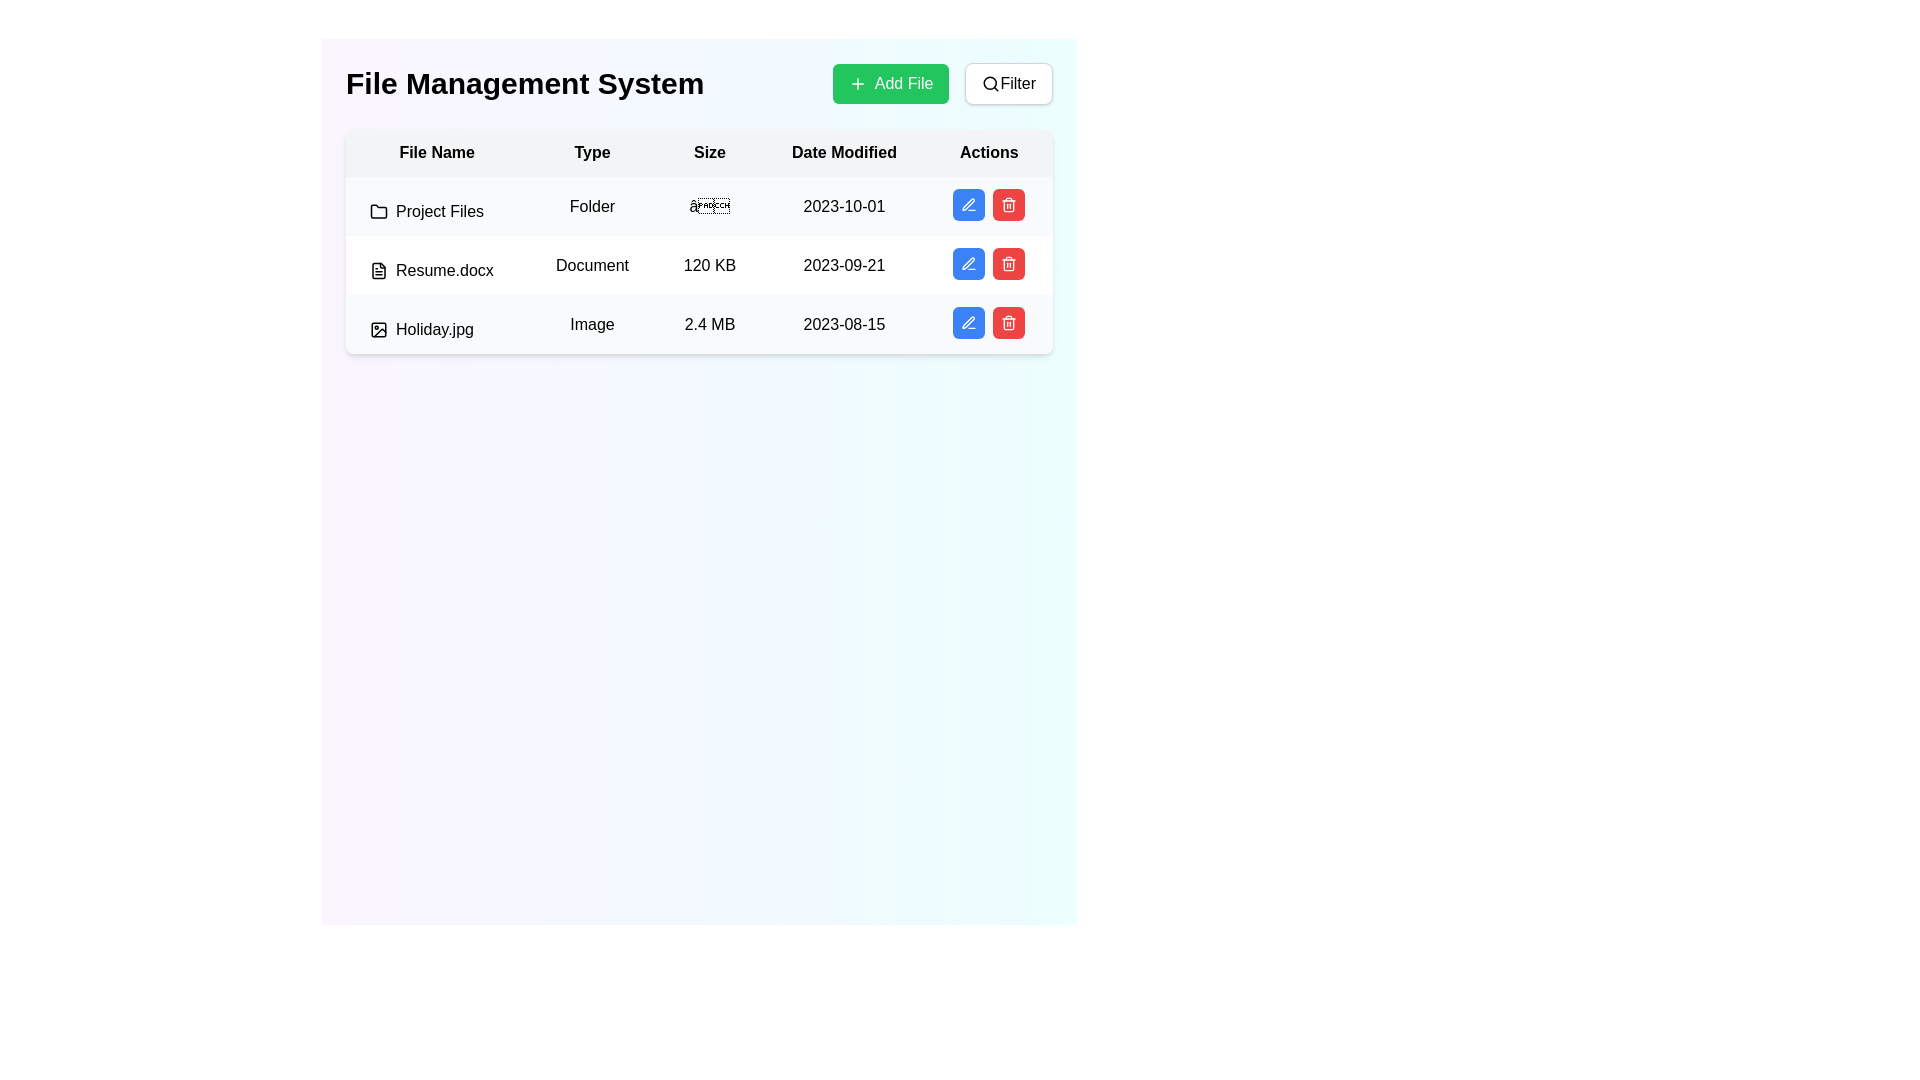  What do you see at coordinates (591, 152) in the screenshot?
I see `the 'Type' column header in the table to sort the entries by type, which is the second column header located between 'File Name' and 'Size'` at bounding box center [591, 152].